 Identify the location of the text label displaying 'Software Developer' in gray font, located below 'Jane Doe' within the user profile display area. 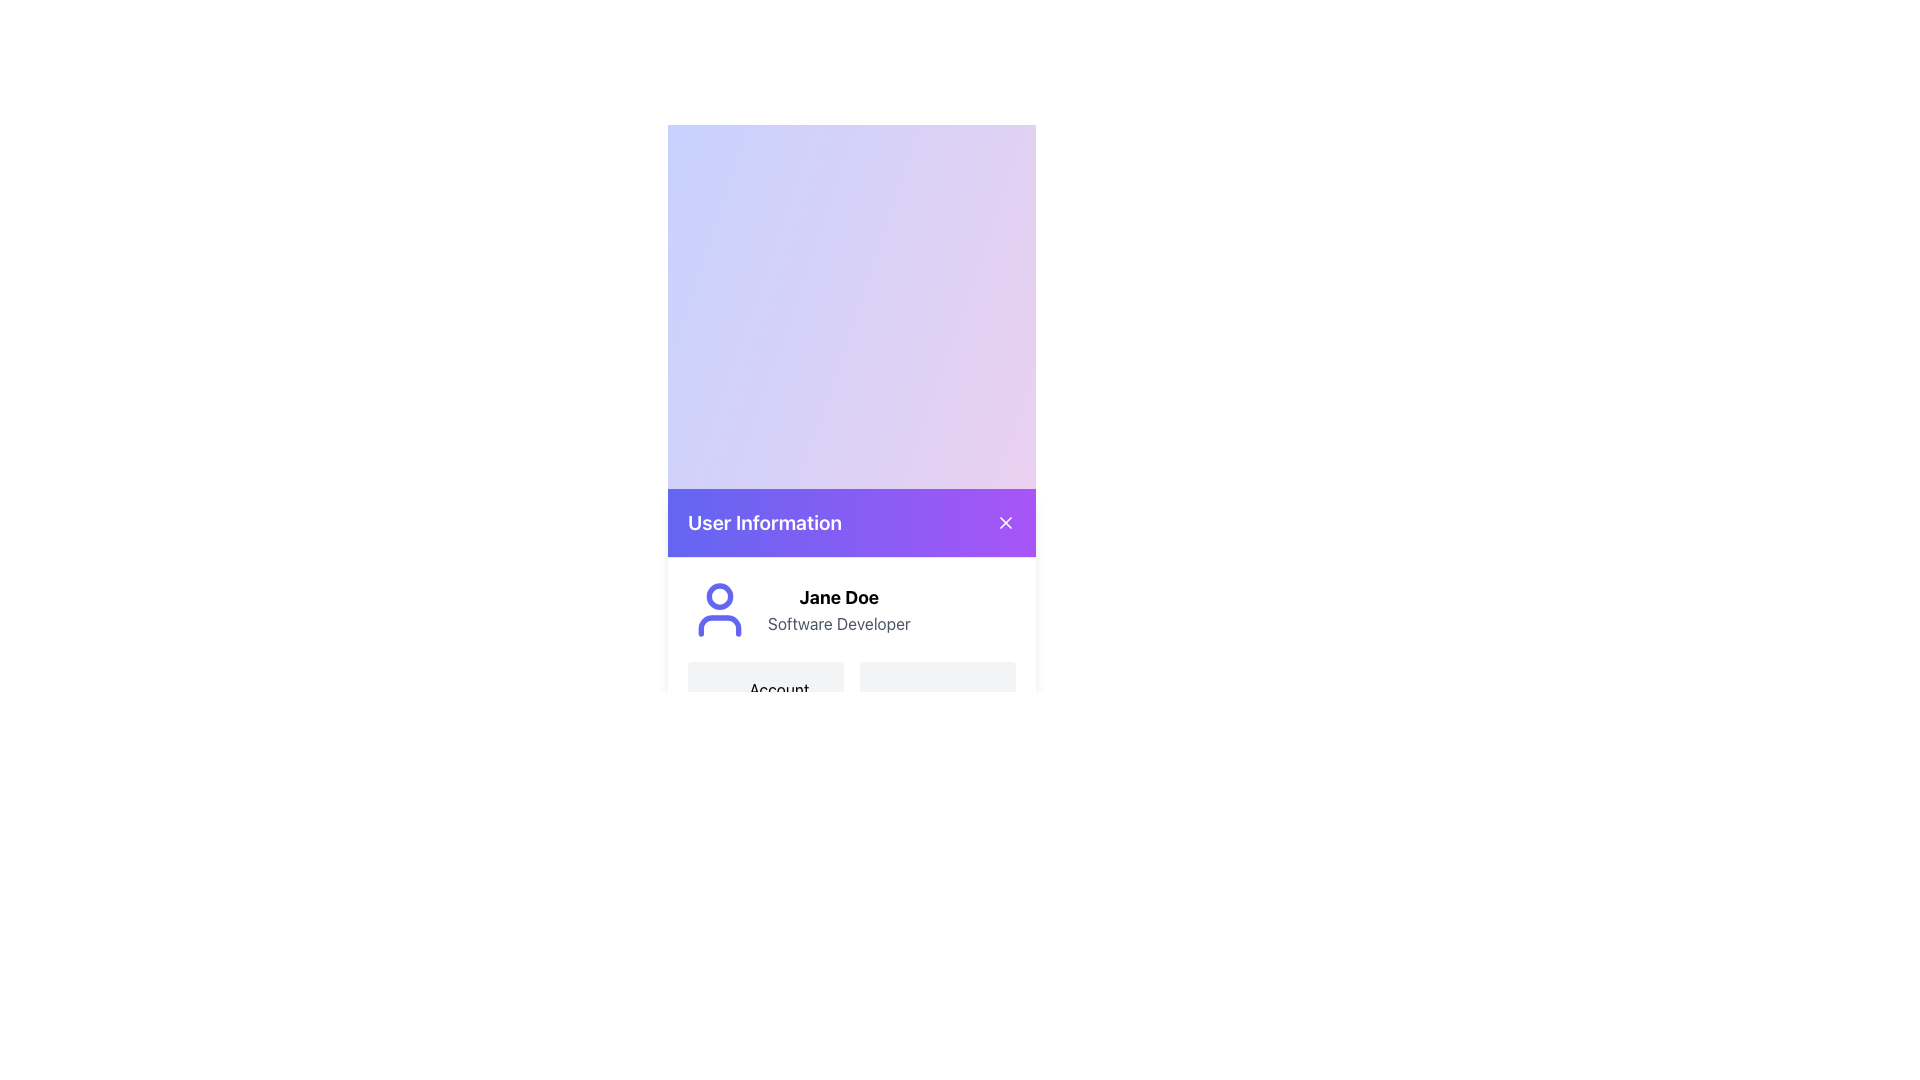
(839, 622).